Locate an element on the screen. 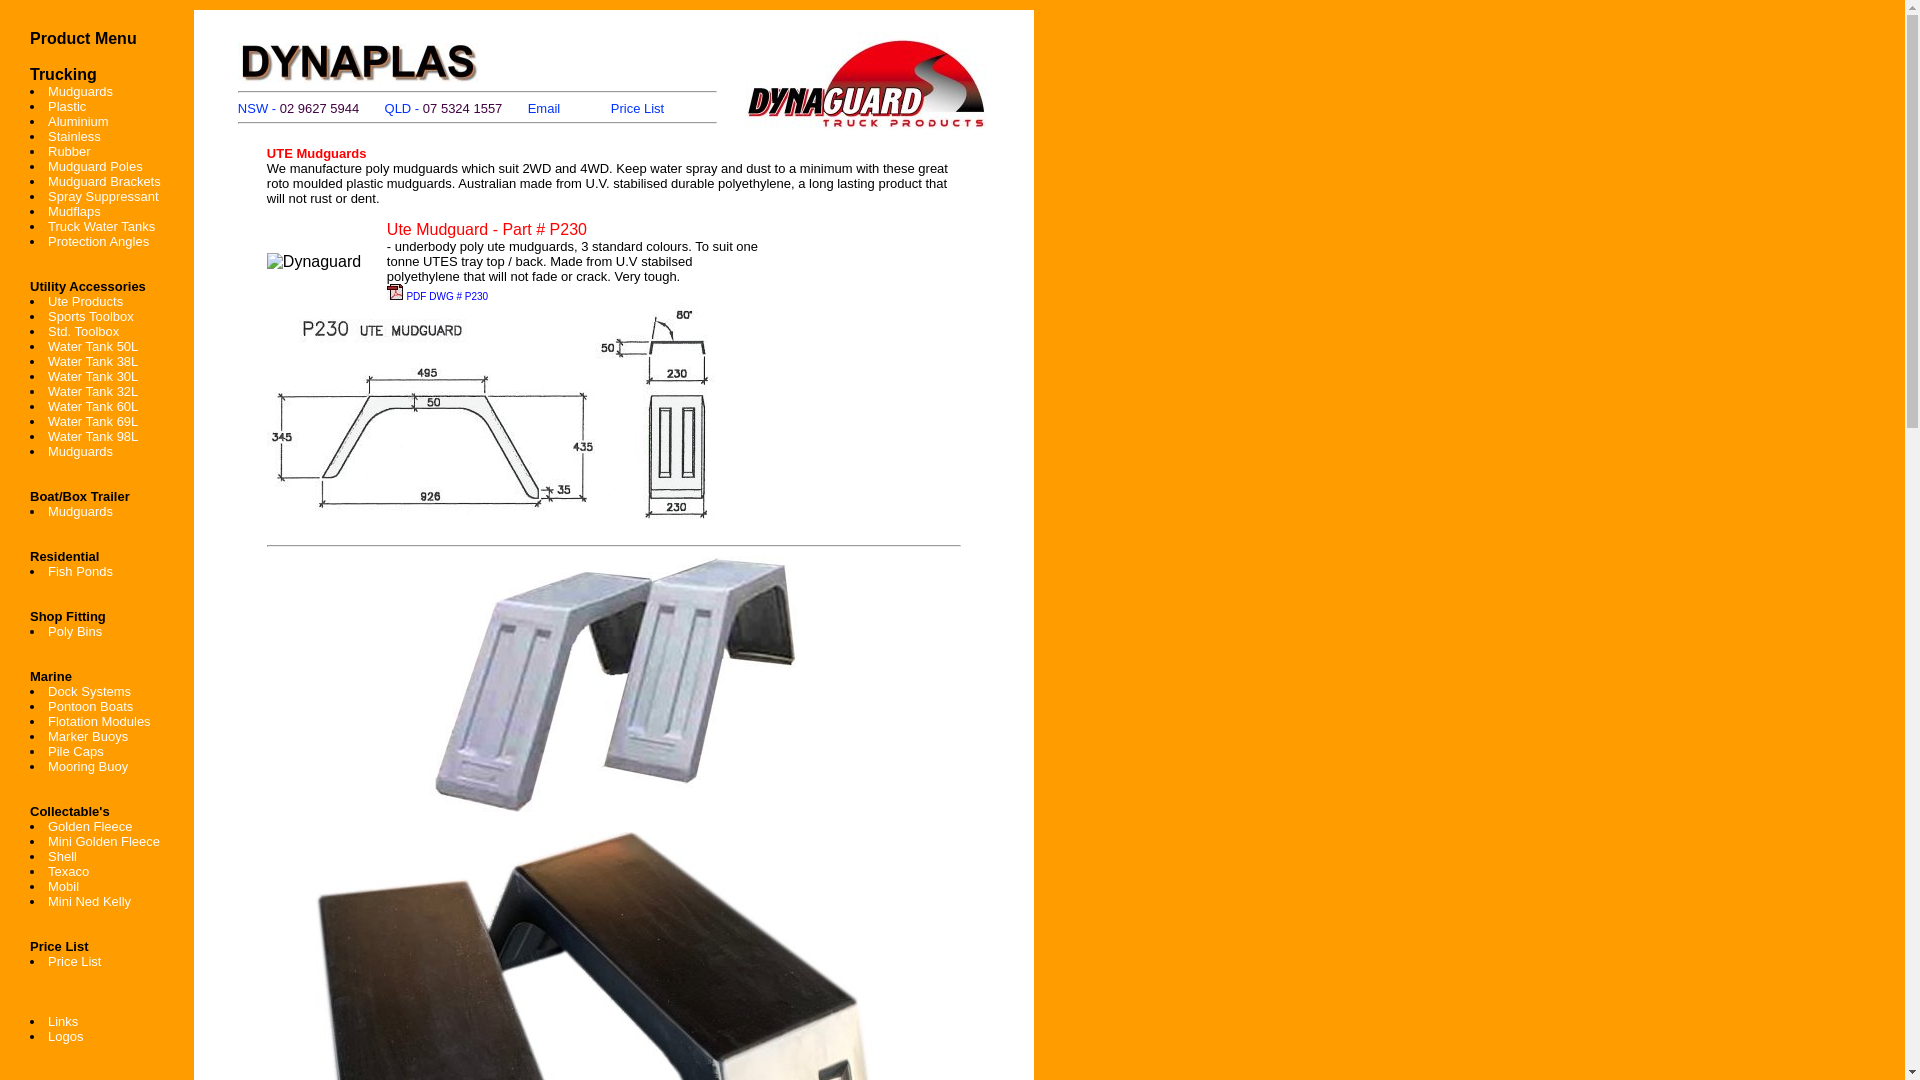 The width and height of the screenshot is (1920, 1080). 'Price List' is located at coordinates (74, 960).